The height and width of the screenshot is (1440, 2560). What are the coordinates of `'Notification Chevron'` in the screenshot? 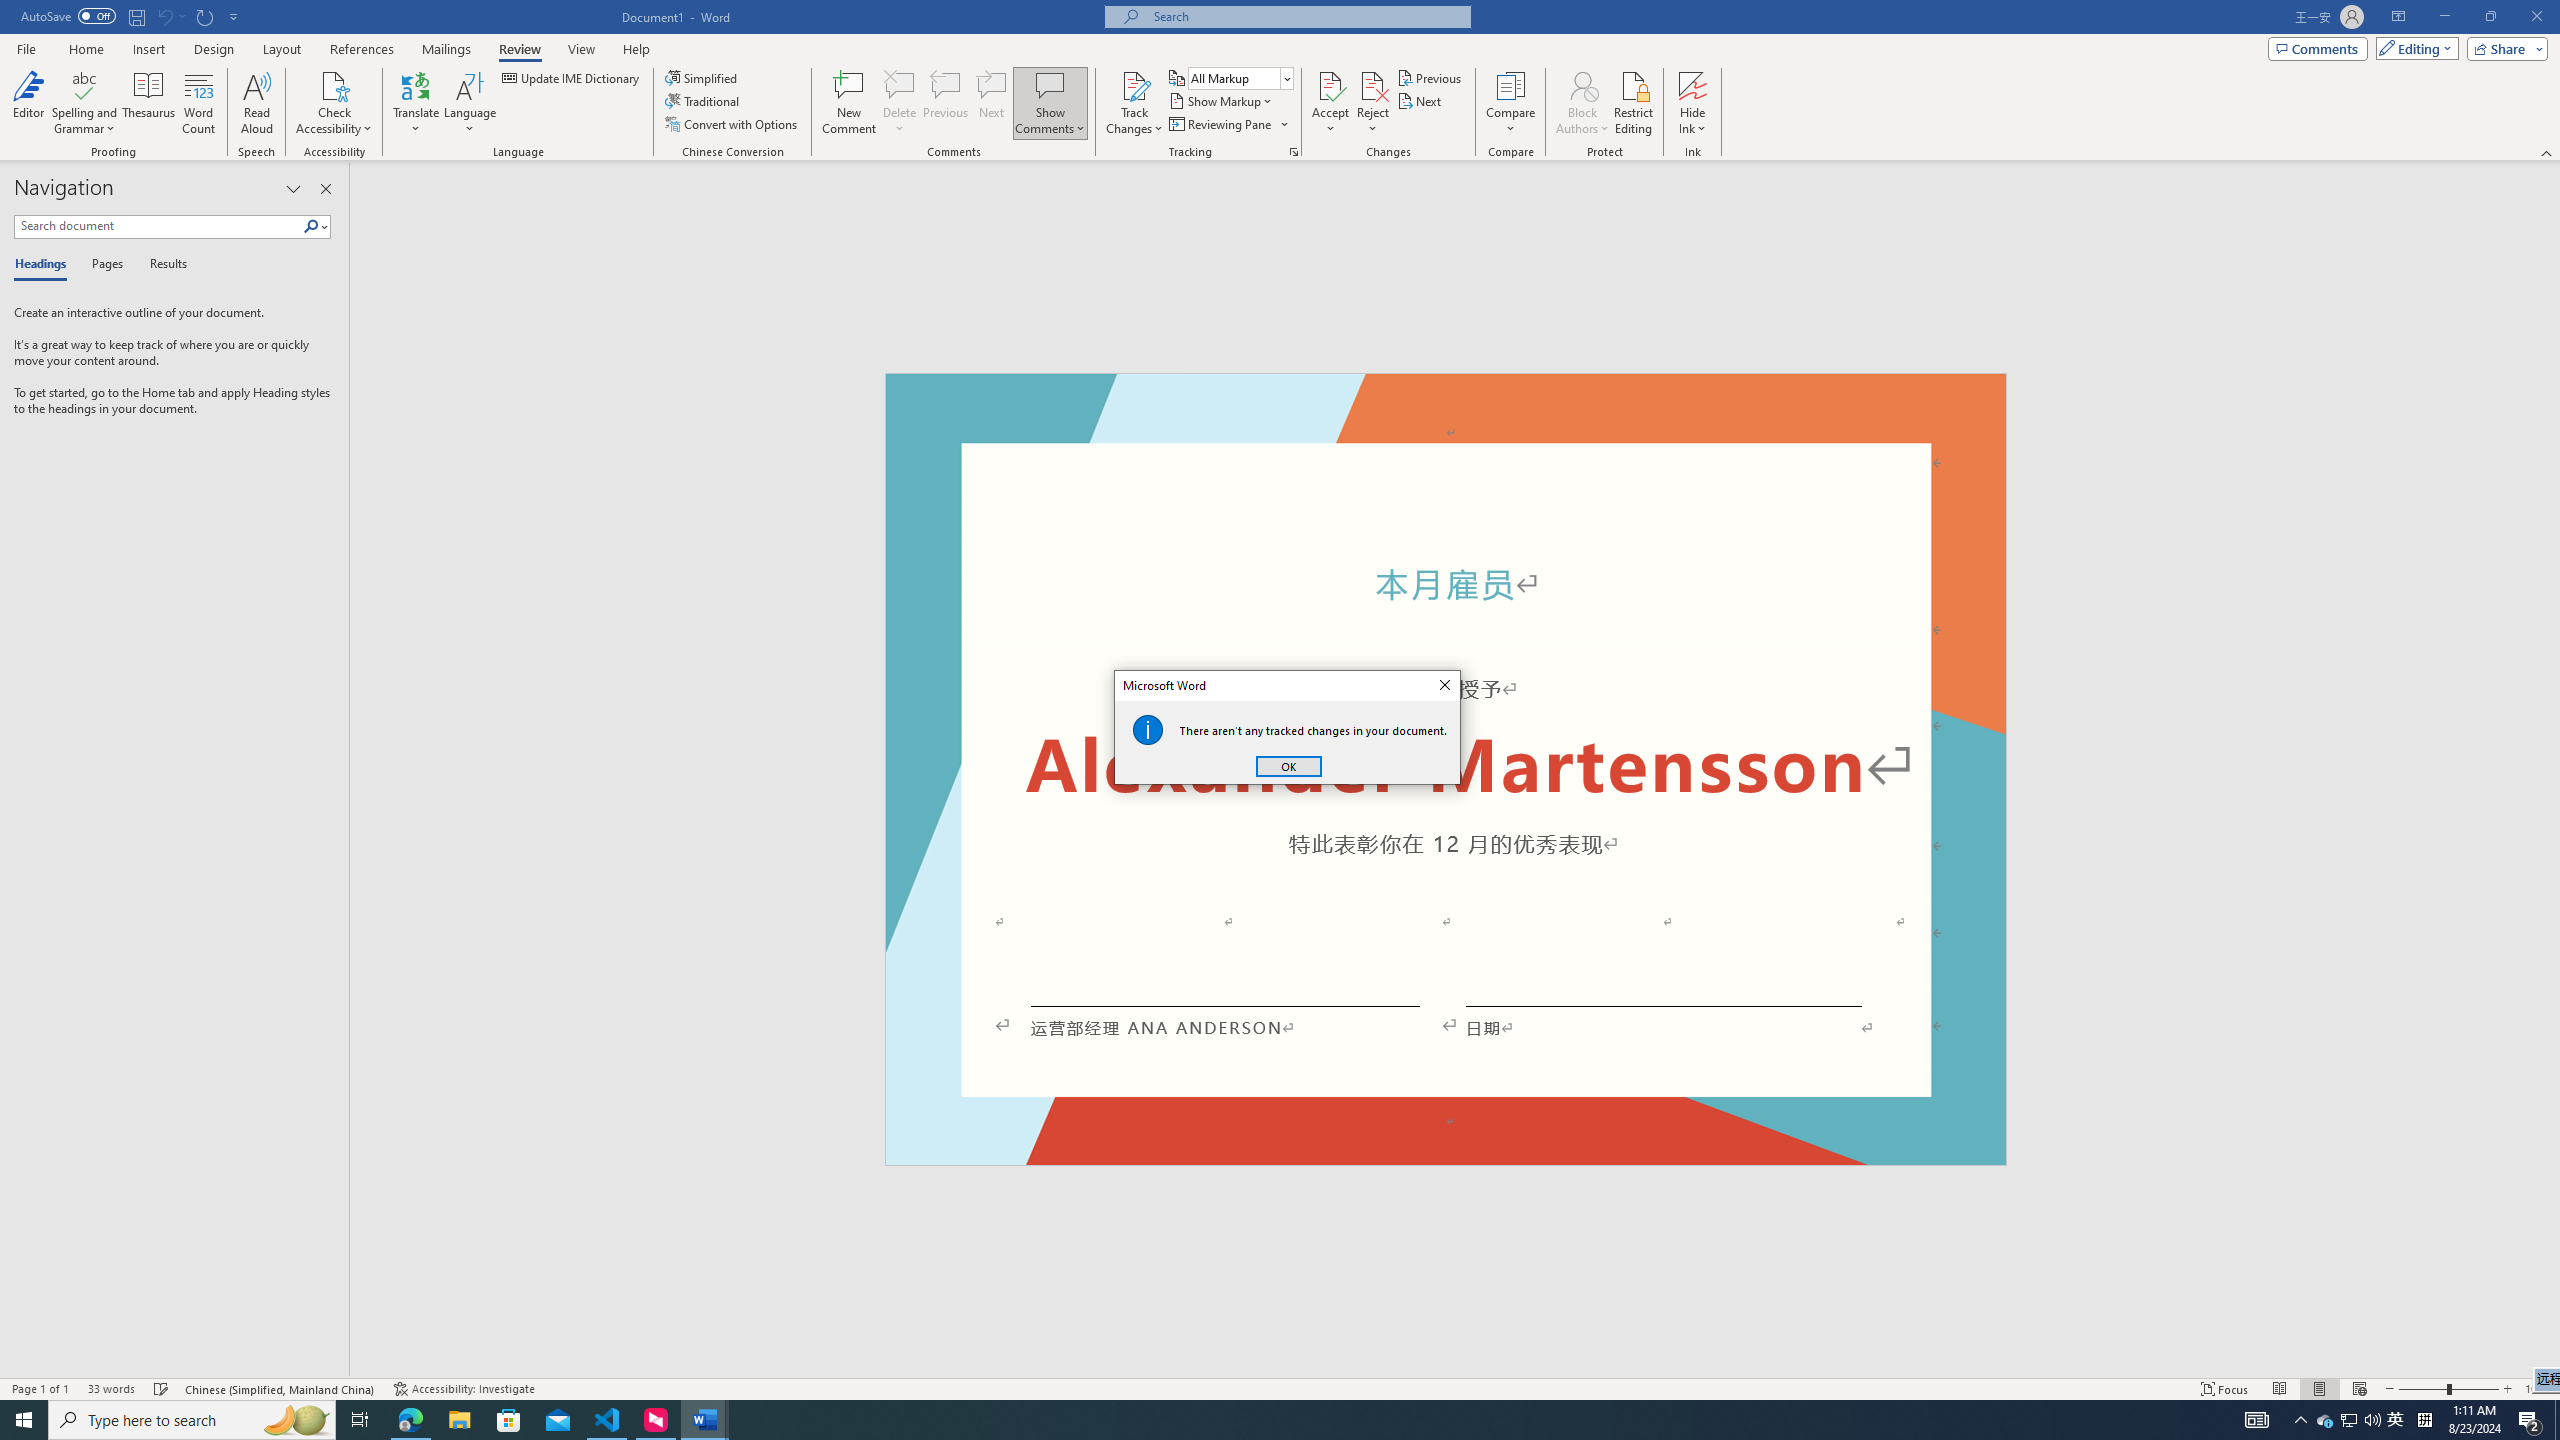 It's located at (2300, 1418).